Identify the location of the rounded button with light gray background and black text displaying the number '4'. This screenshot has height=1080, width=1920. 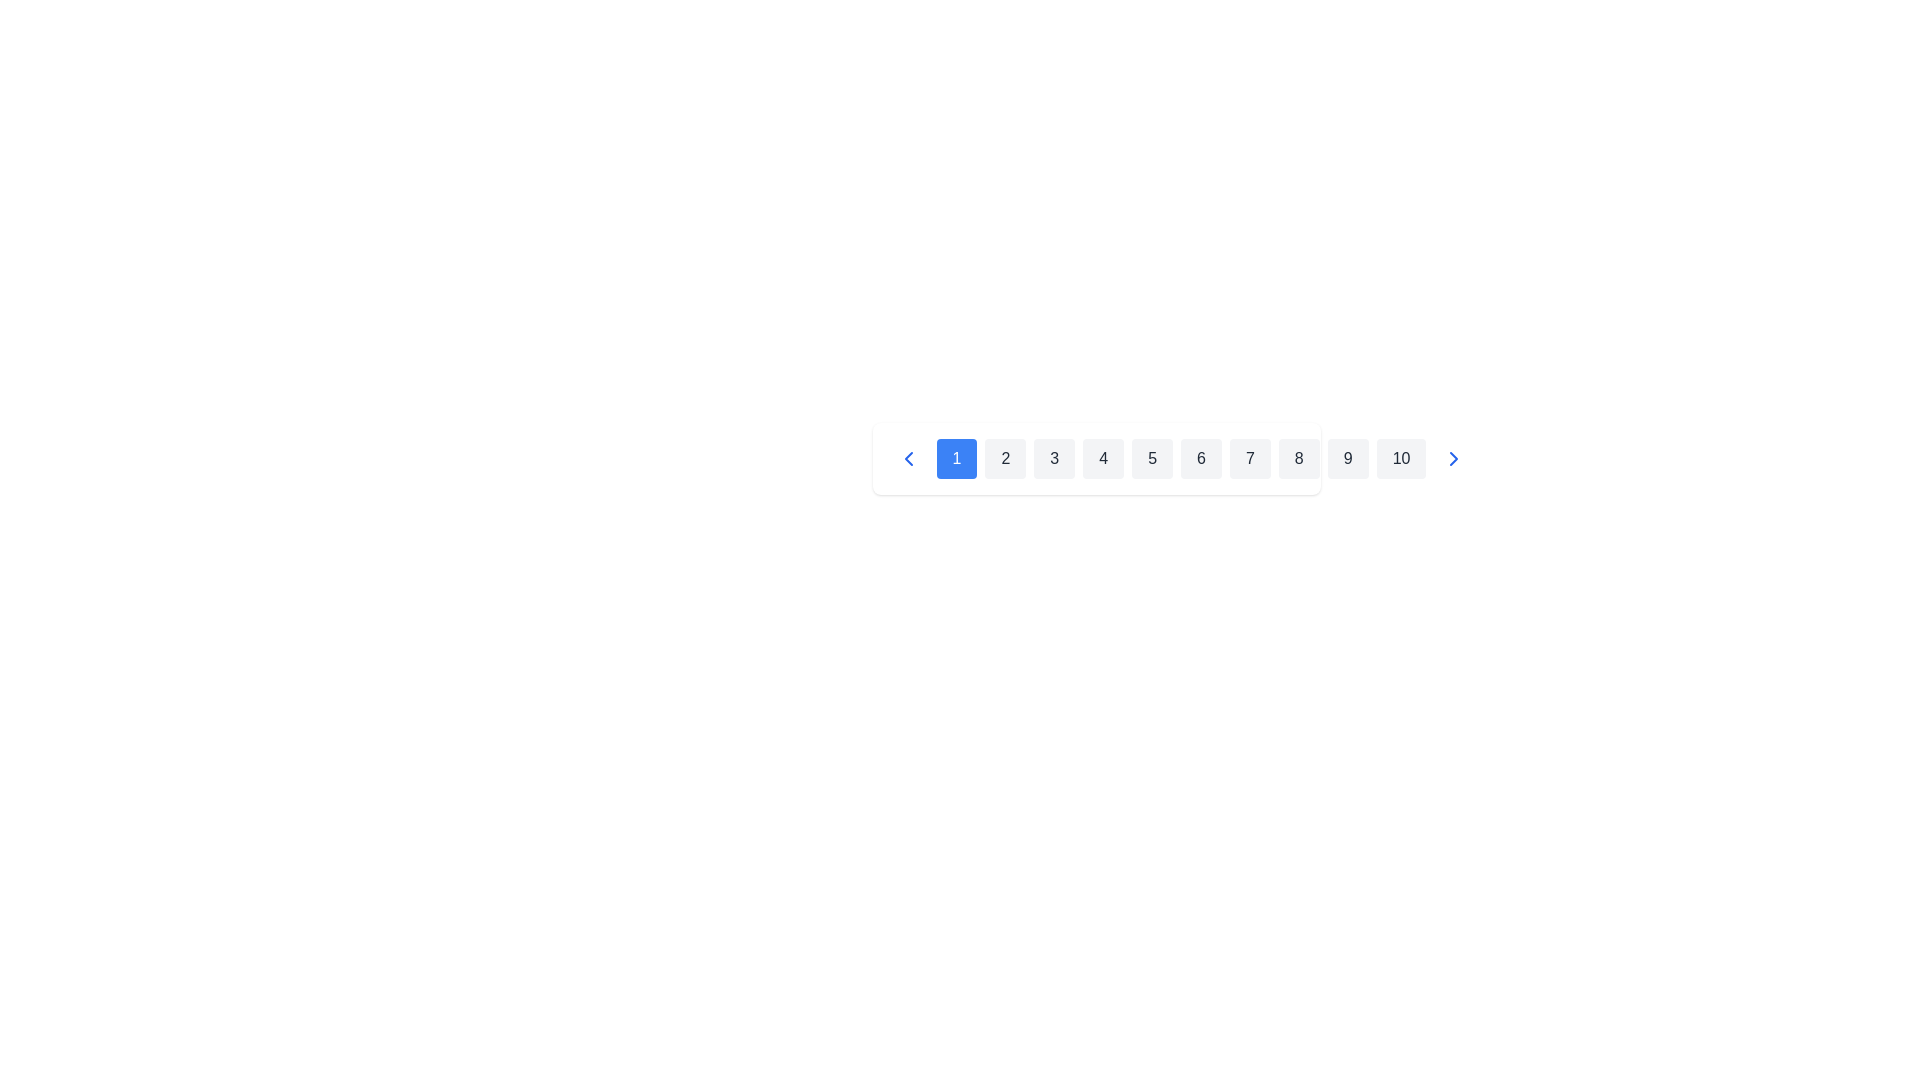
(1102, 459).